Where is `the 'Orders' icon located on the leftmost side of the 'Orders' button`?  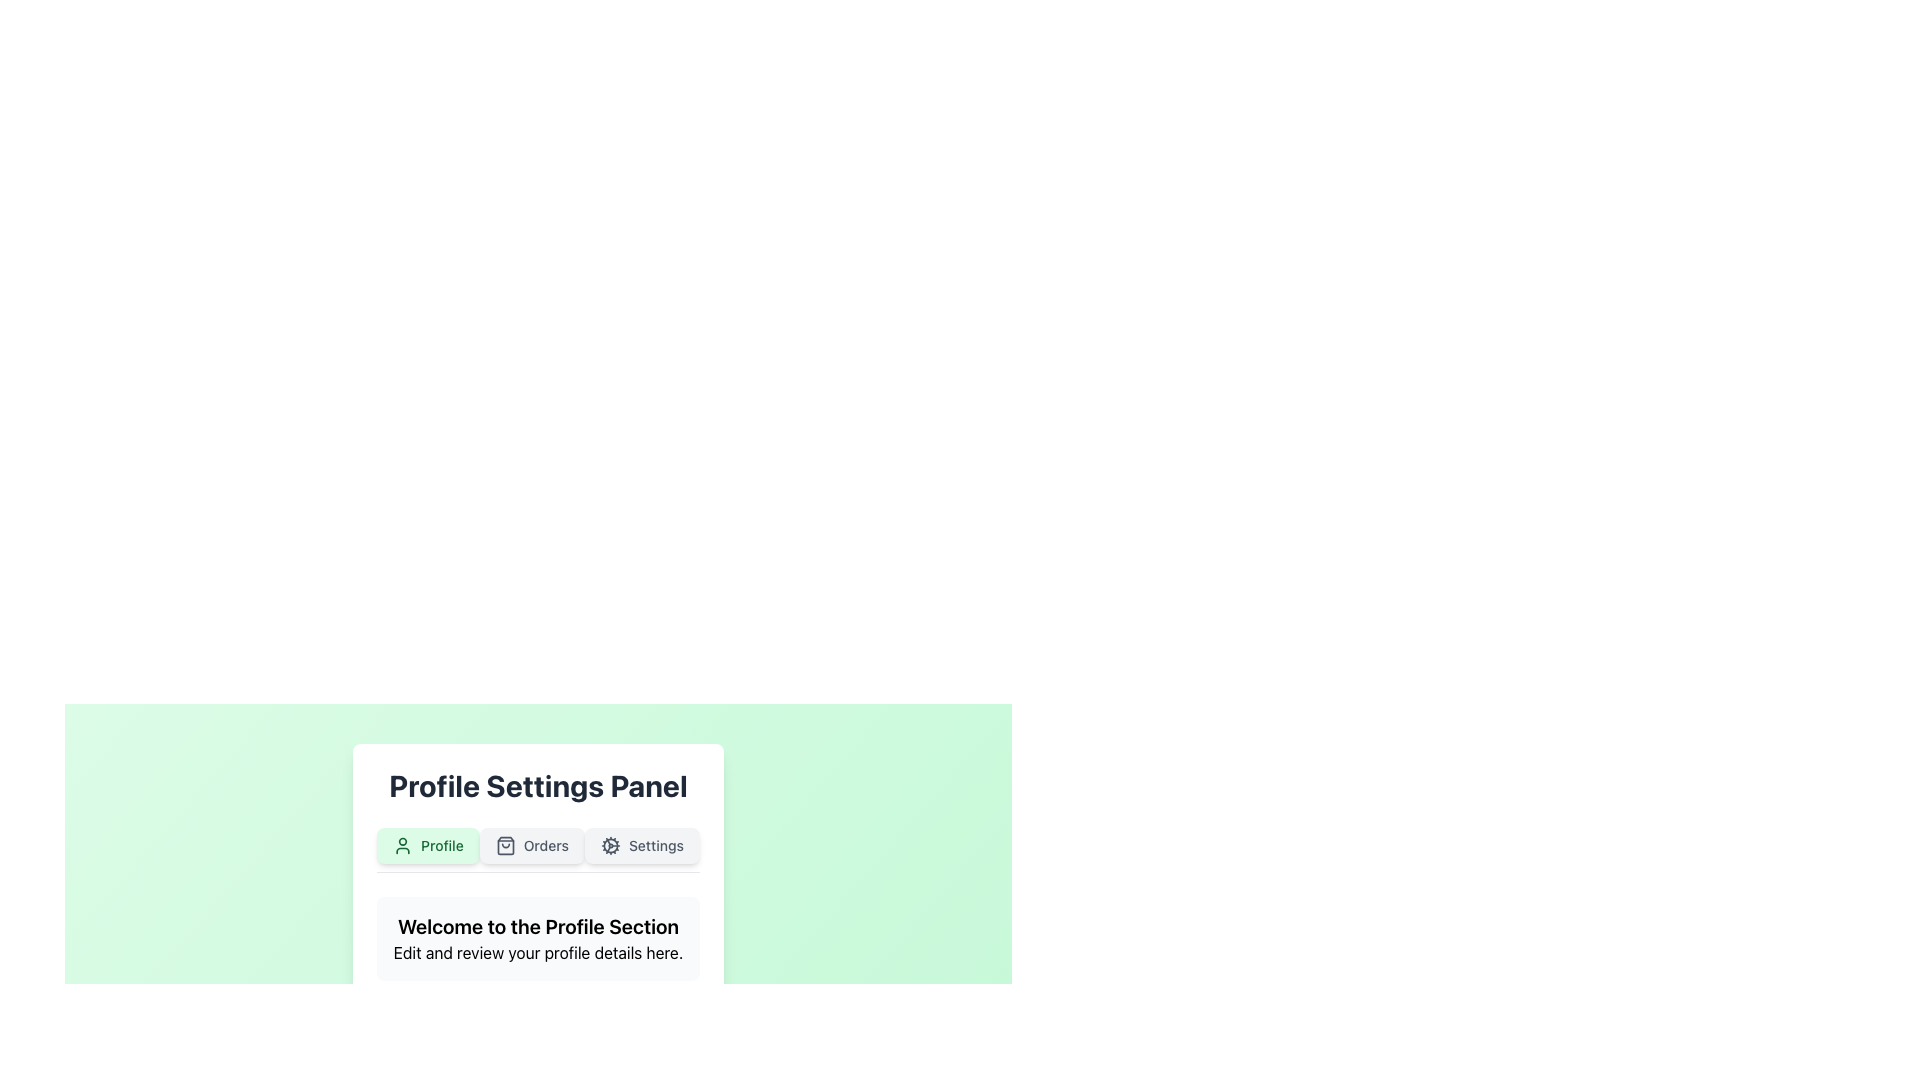
the 'Orders' icon located on the leftmost side of the 'Orders' button is located at coordinates (505, 845).